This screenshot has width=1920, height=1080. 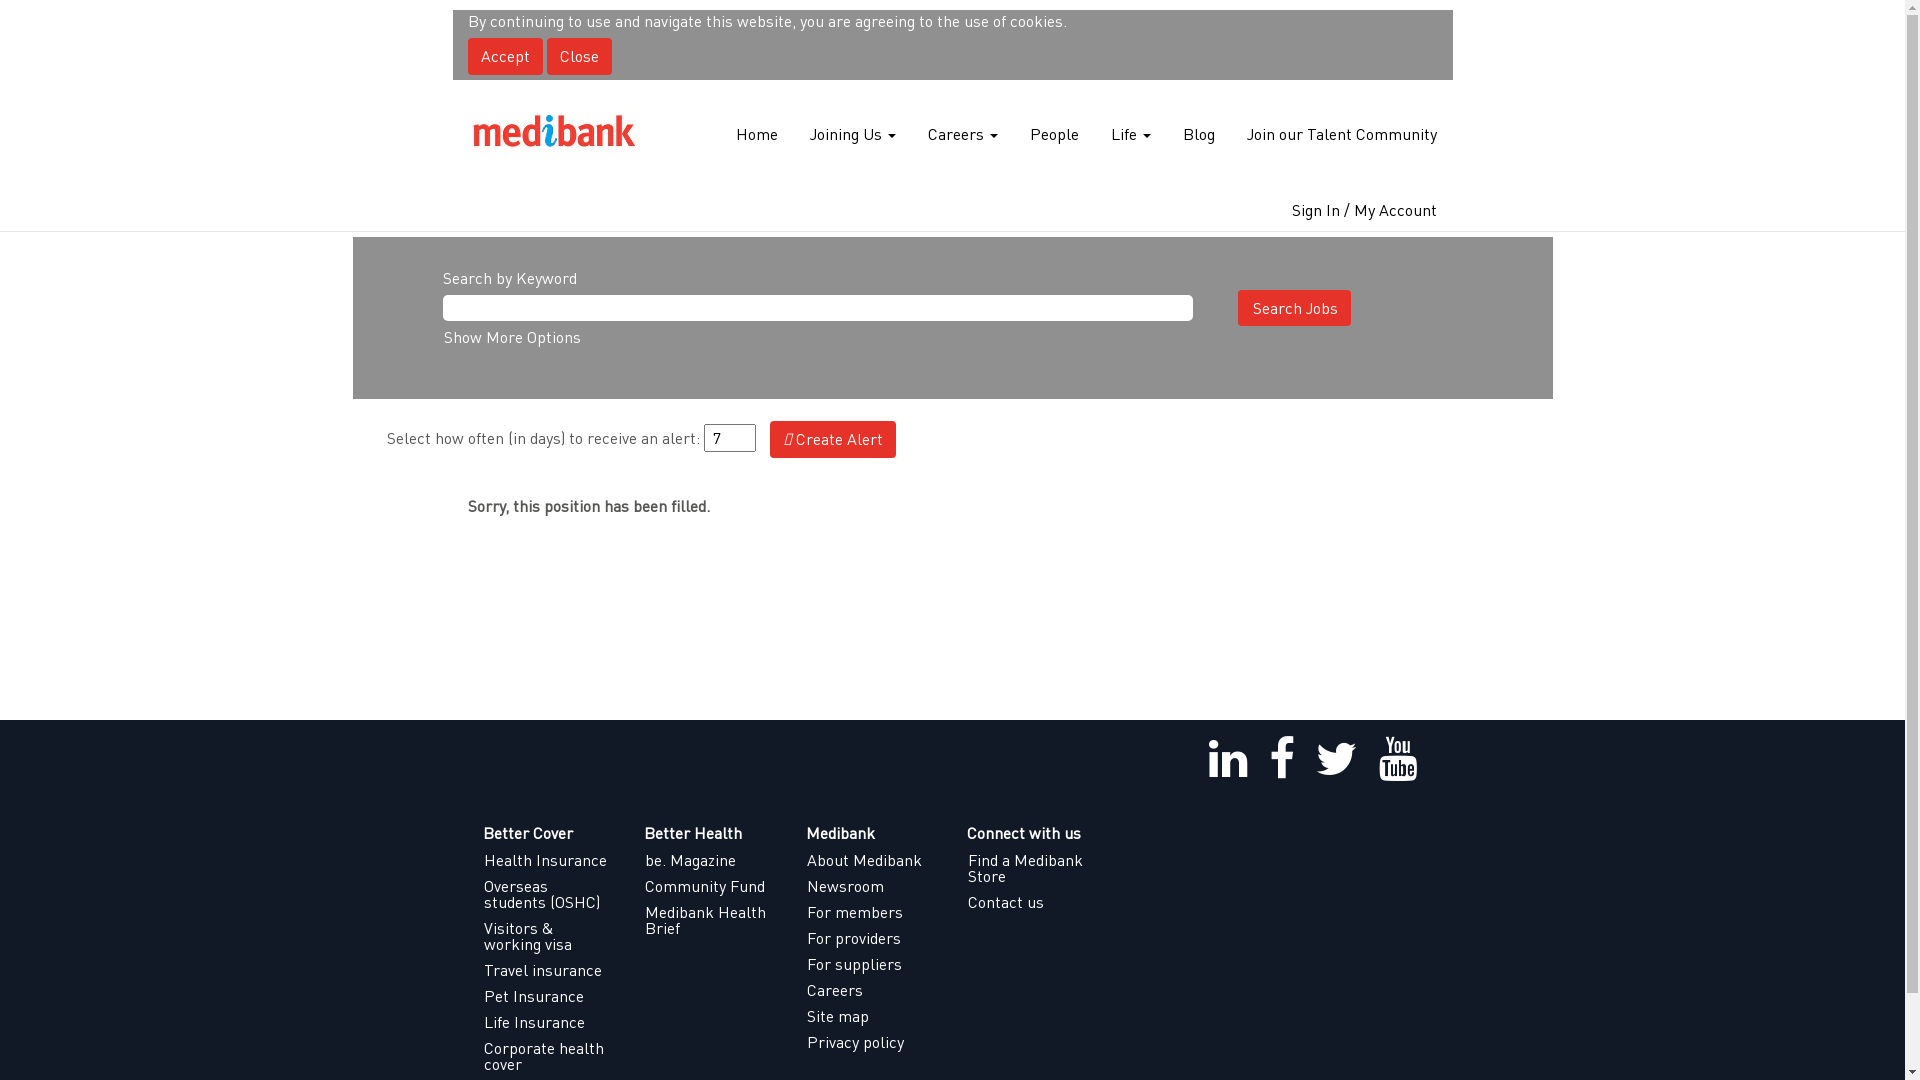 I want to click on 'Visitors & working visa', so click(x=481, y=936).